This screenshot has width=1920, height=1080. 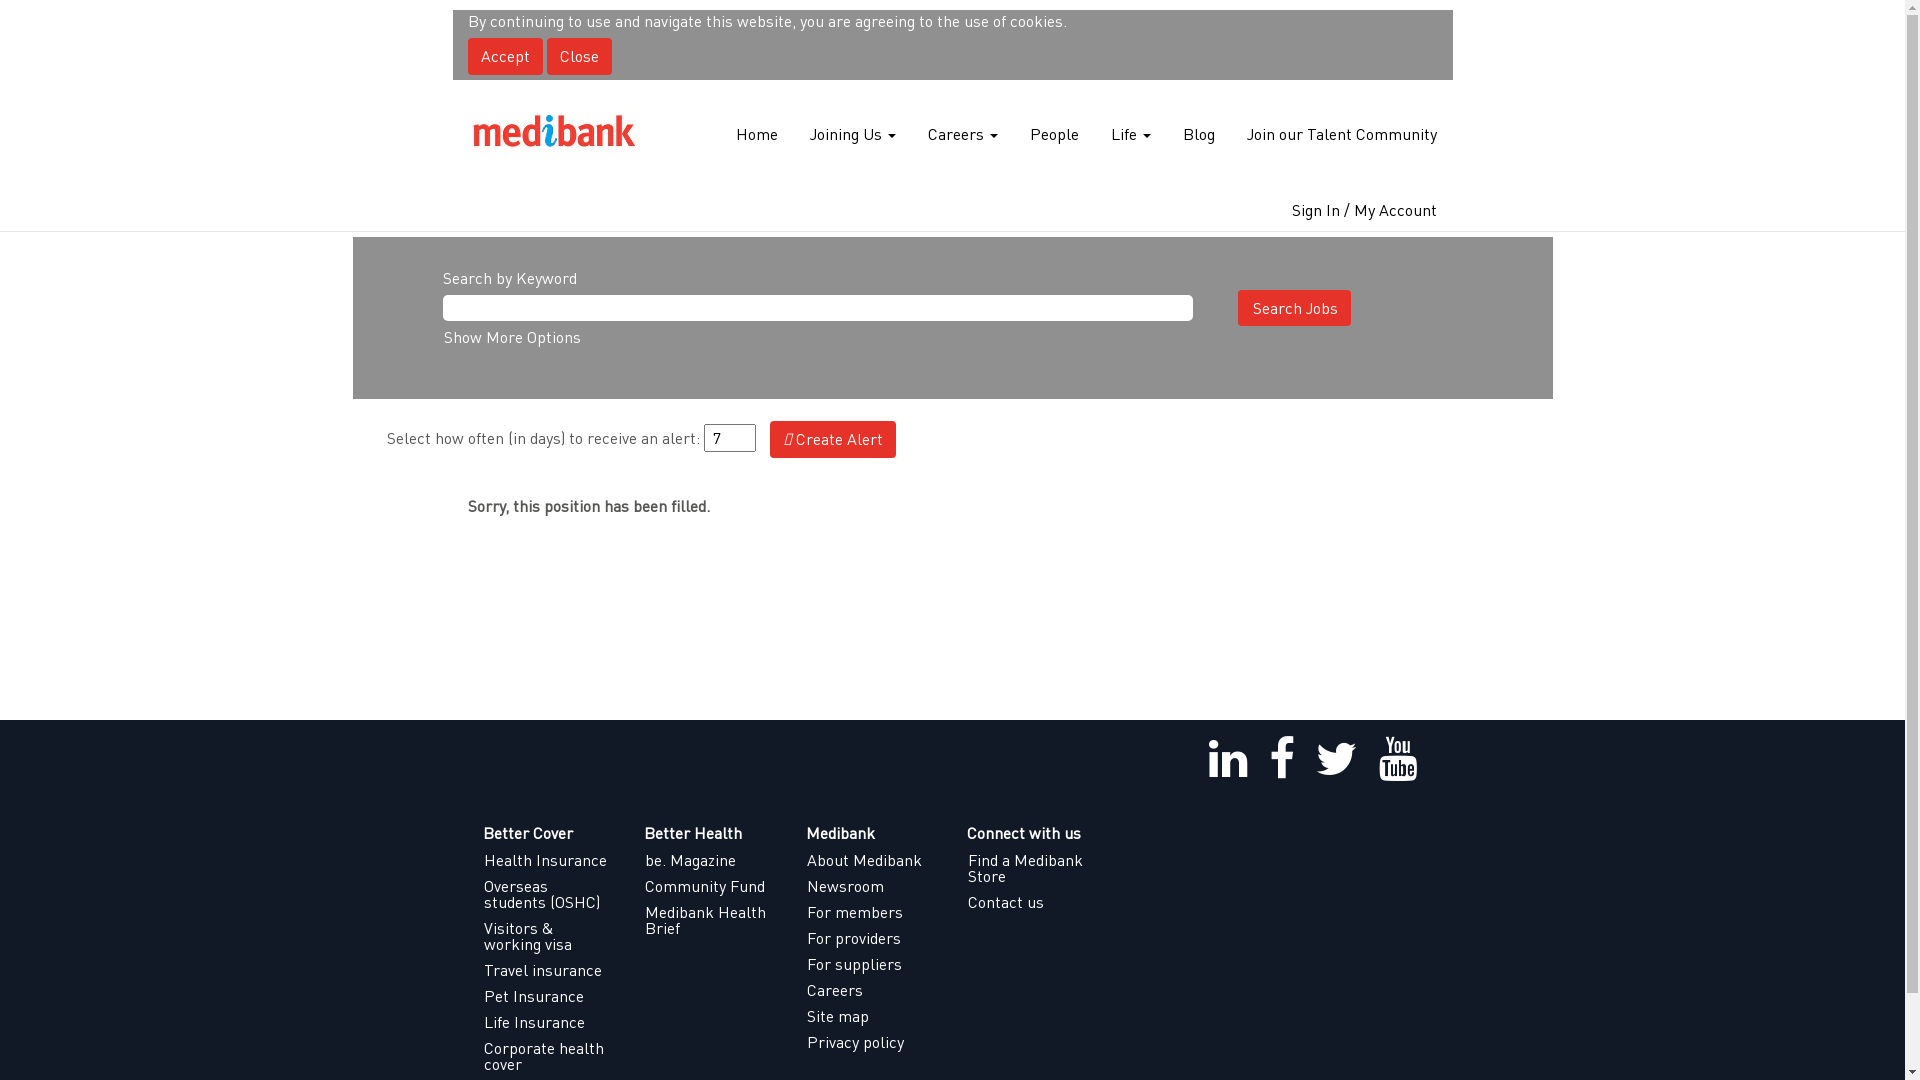 I want to click on 'Visitors & working visa', so click(x=481, y=936).